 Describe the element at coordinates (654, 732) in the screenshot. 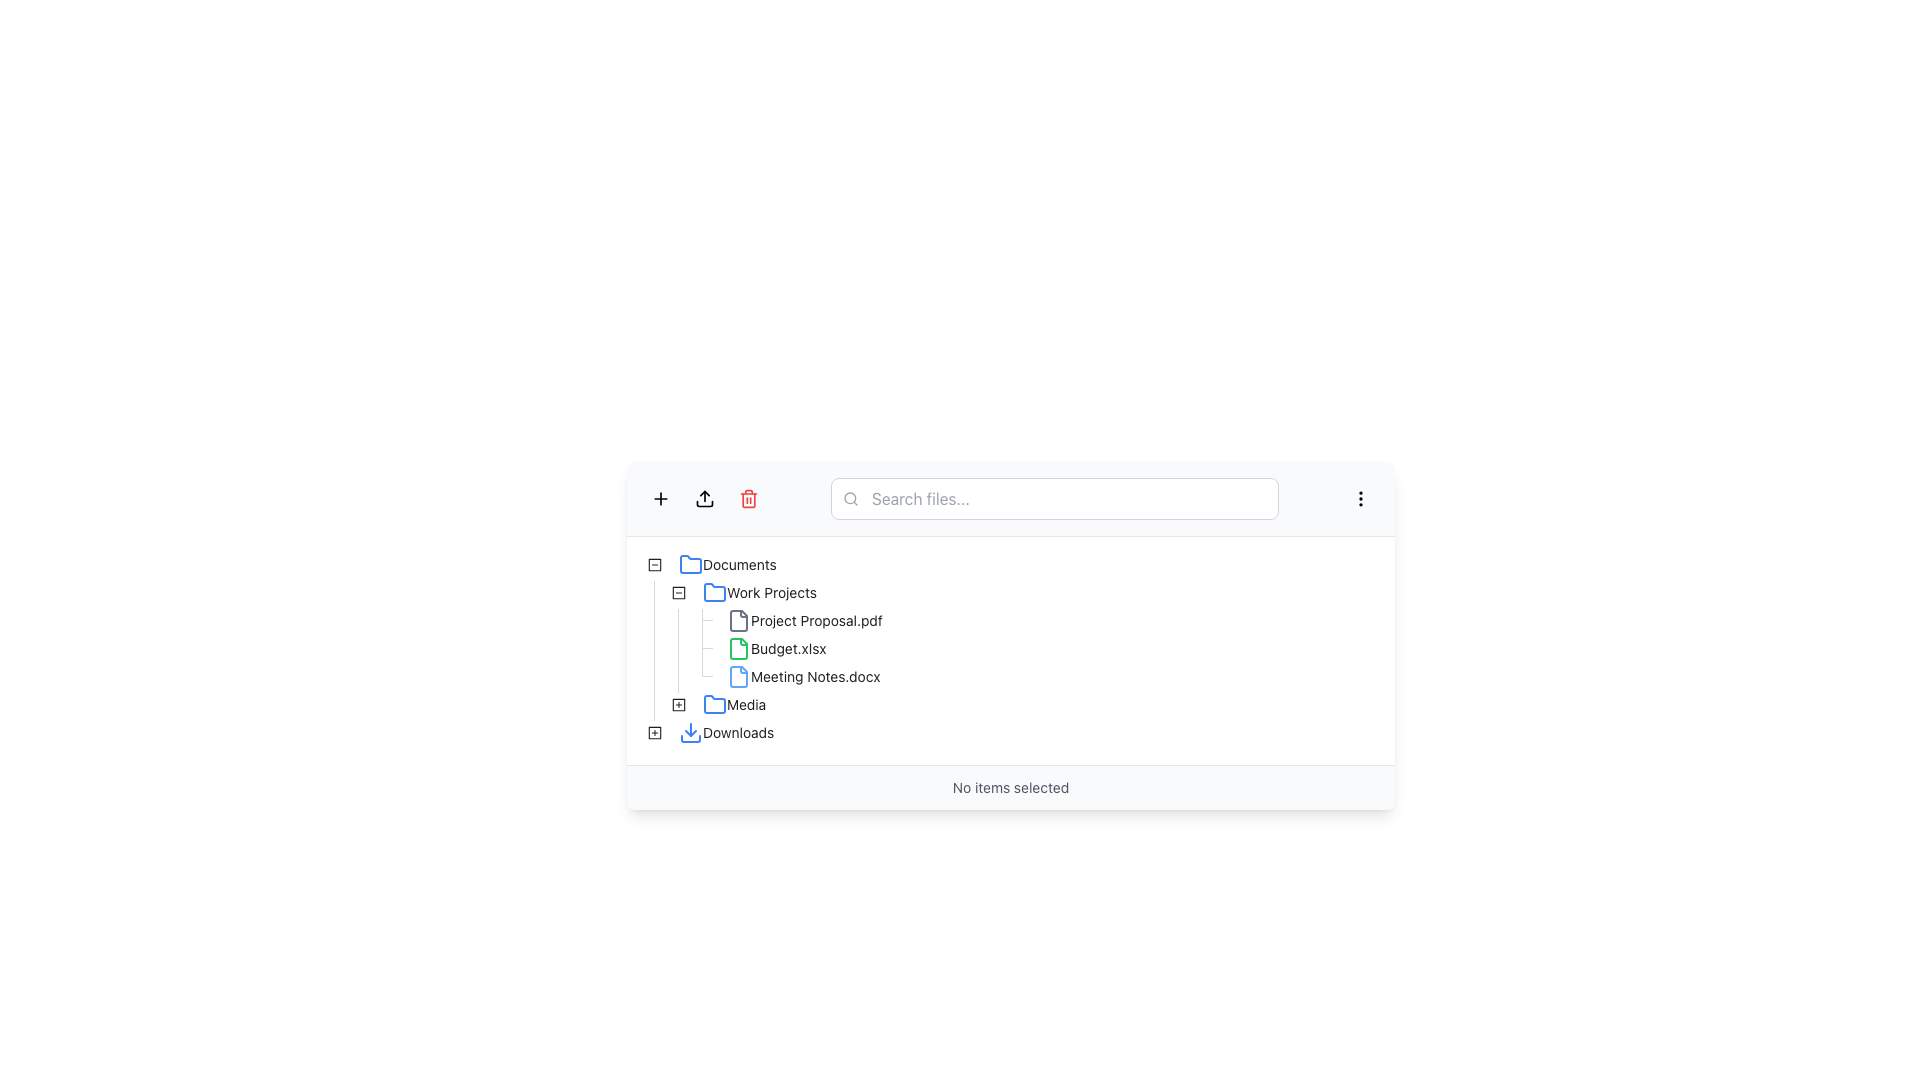

I see `the Downloads icon in the file tree view` at that location.